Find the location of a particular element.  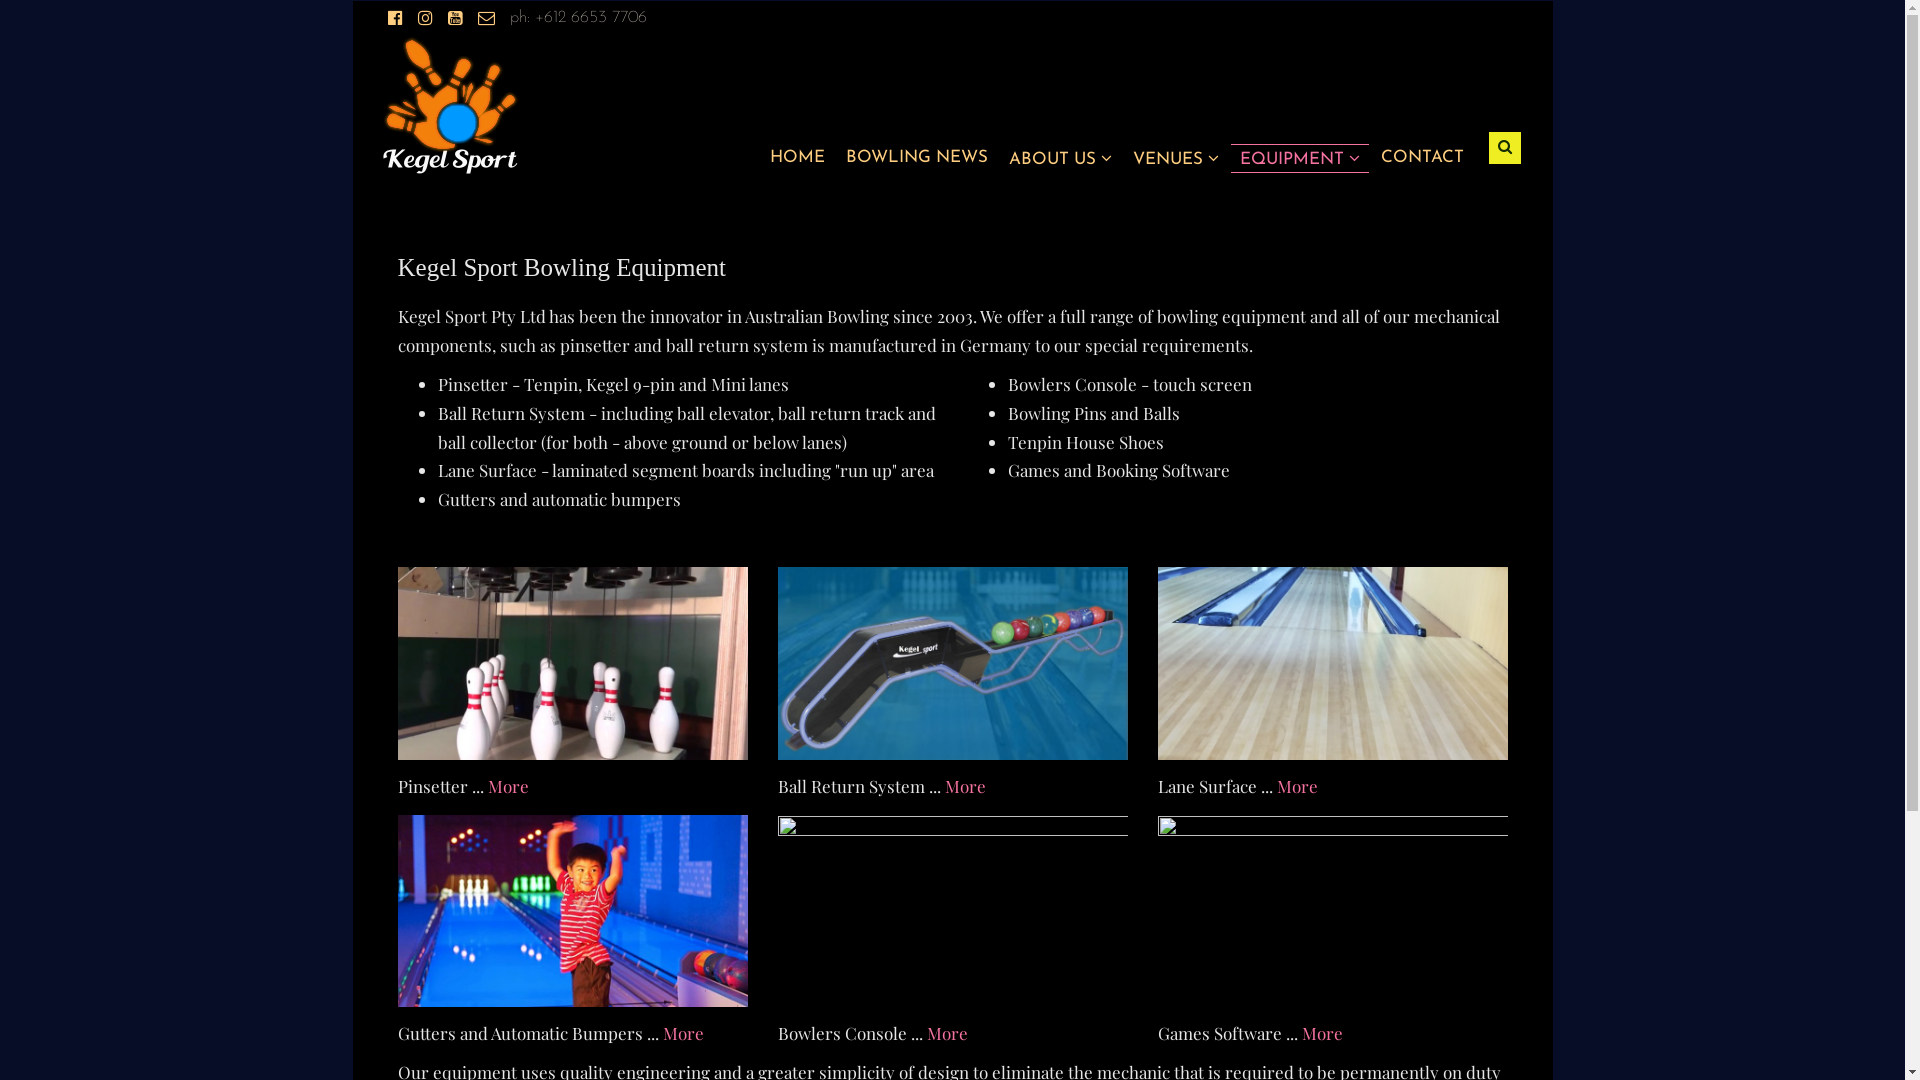

'HOME' is located at coordinates (796, 156).